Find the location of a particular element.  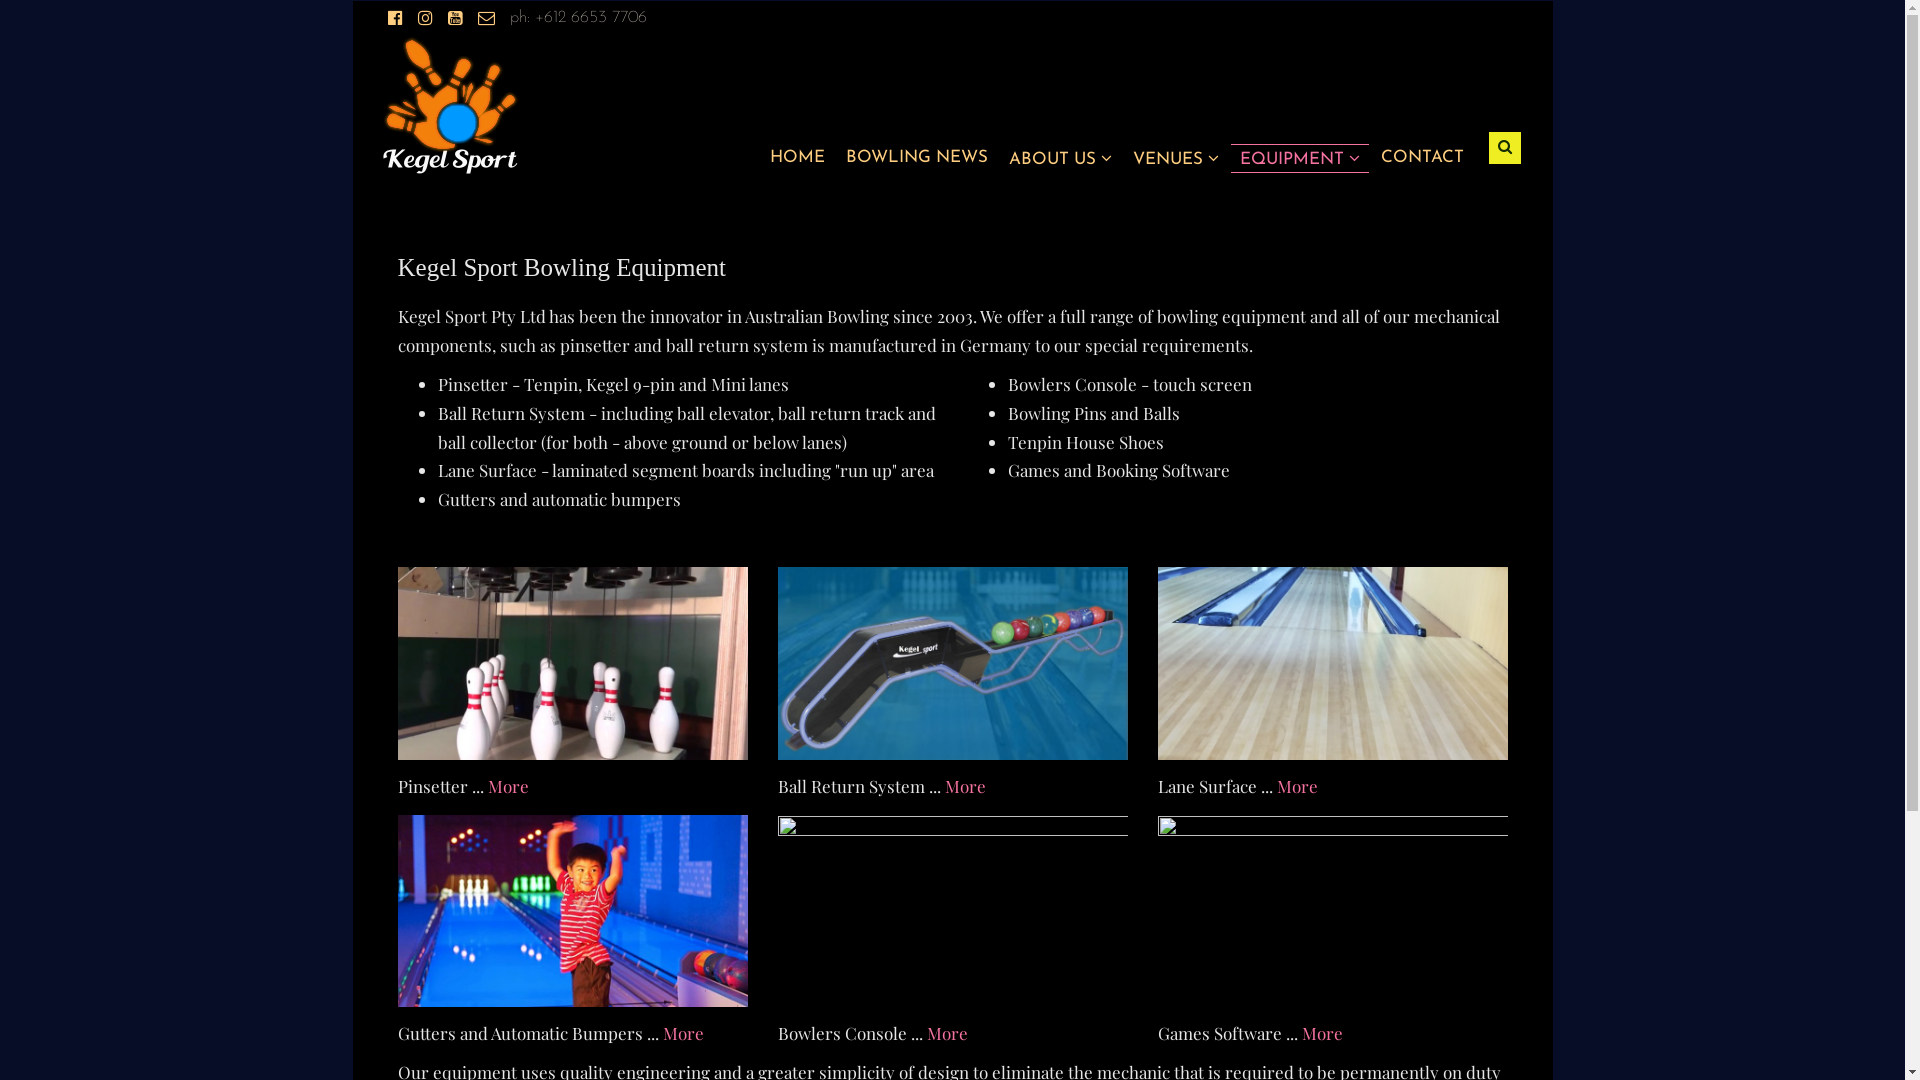

'HOME' is located at coordinates (796, 156).